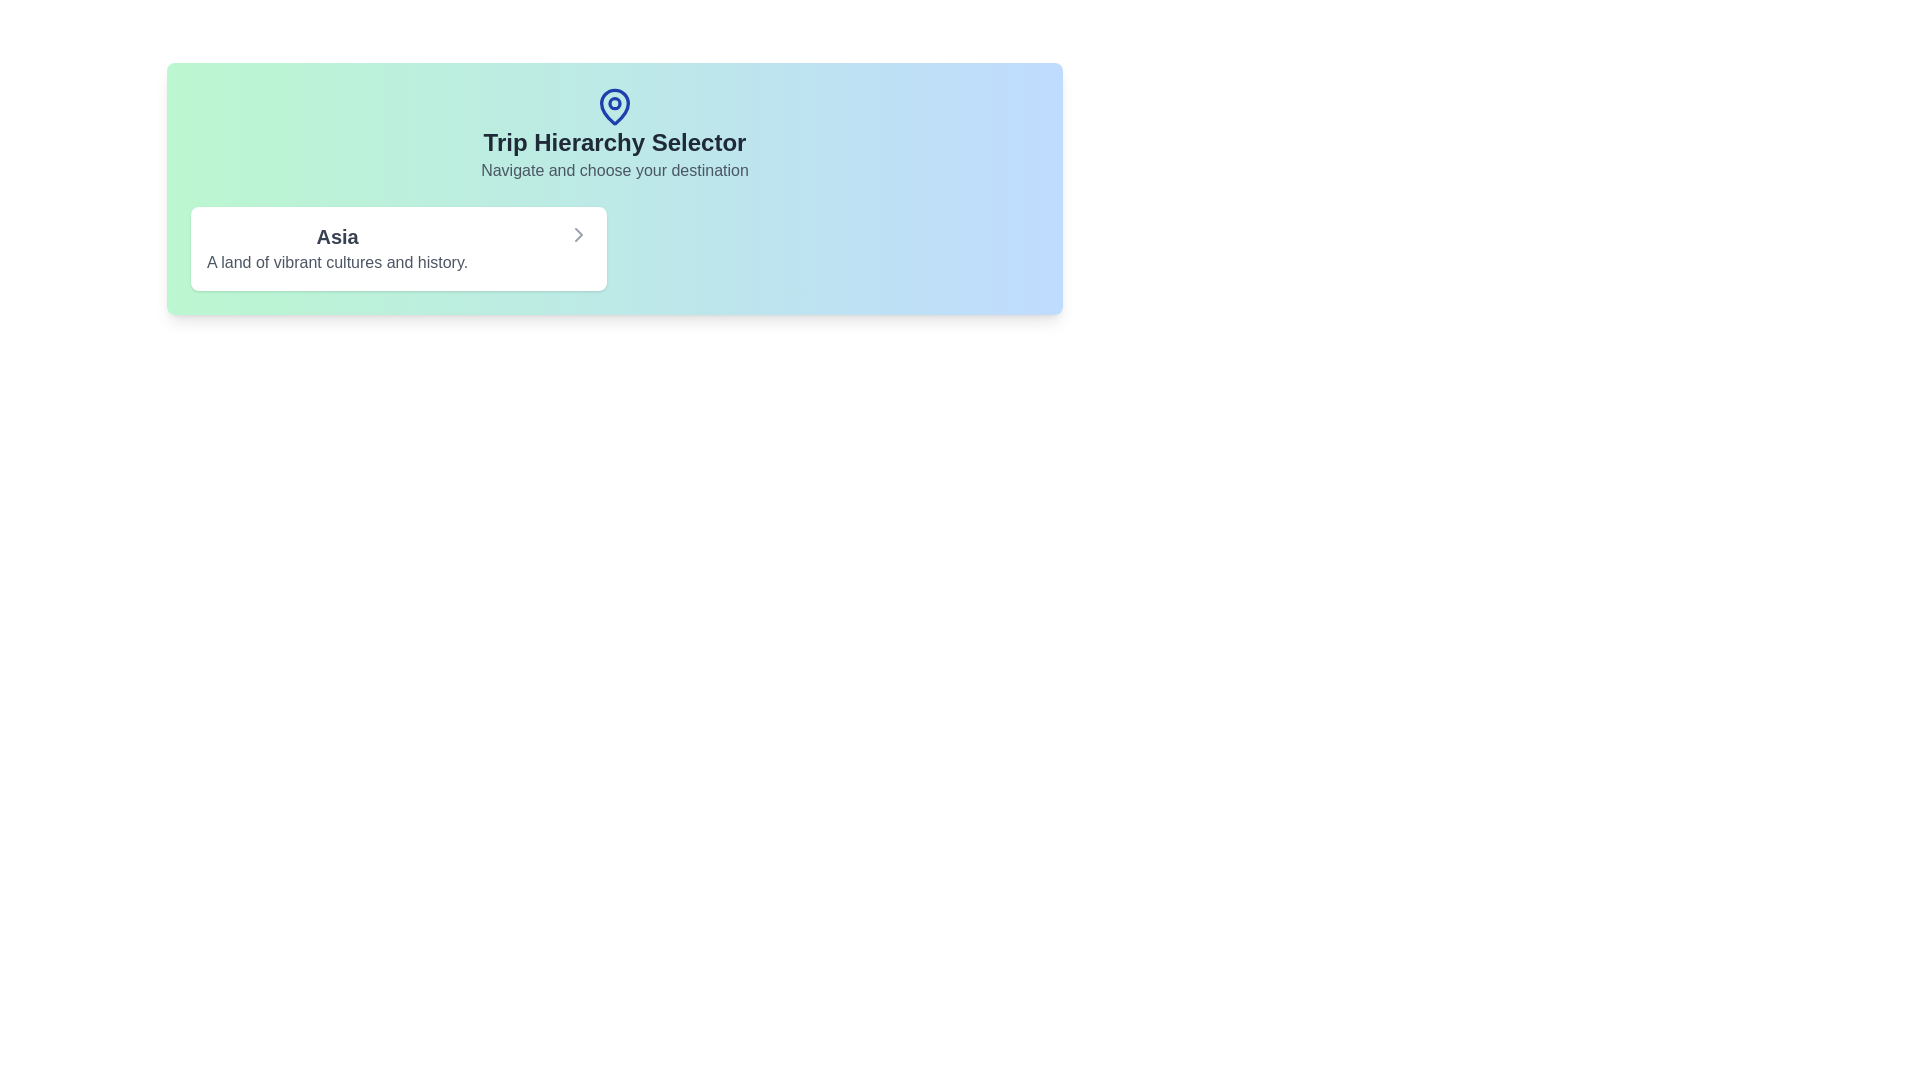 The width and height of the screenshot is (1920, 1080). Describe the element at coordinates (613, 105) in the screenshot. I see `the decorative location/travel icon located above the 'Trip Hierarchy Selector' text in the header section` at that location.